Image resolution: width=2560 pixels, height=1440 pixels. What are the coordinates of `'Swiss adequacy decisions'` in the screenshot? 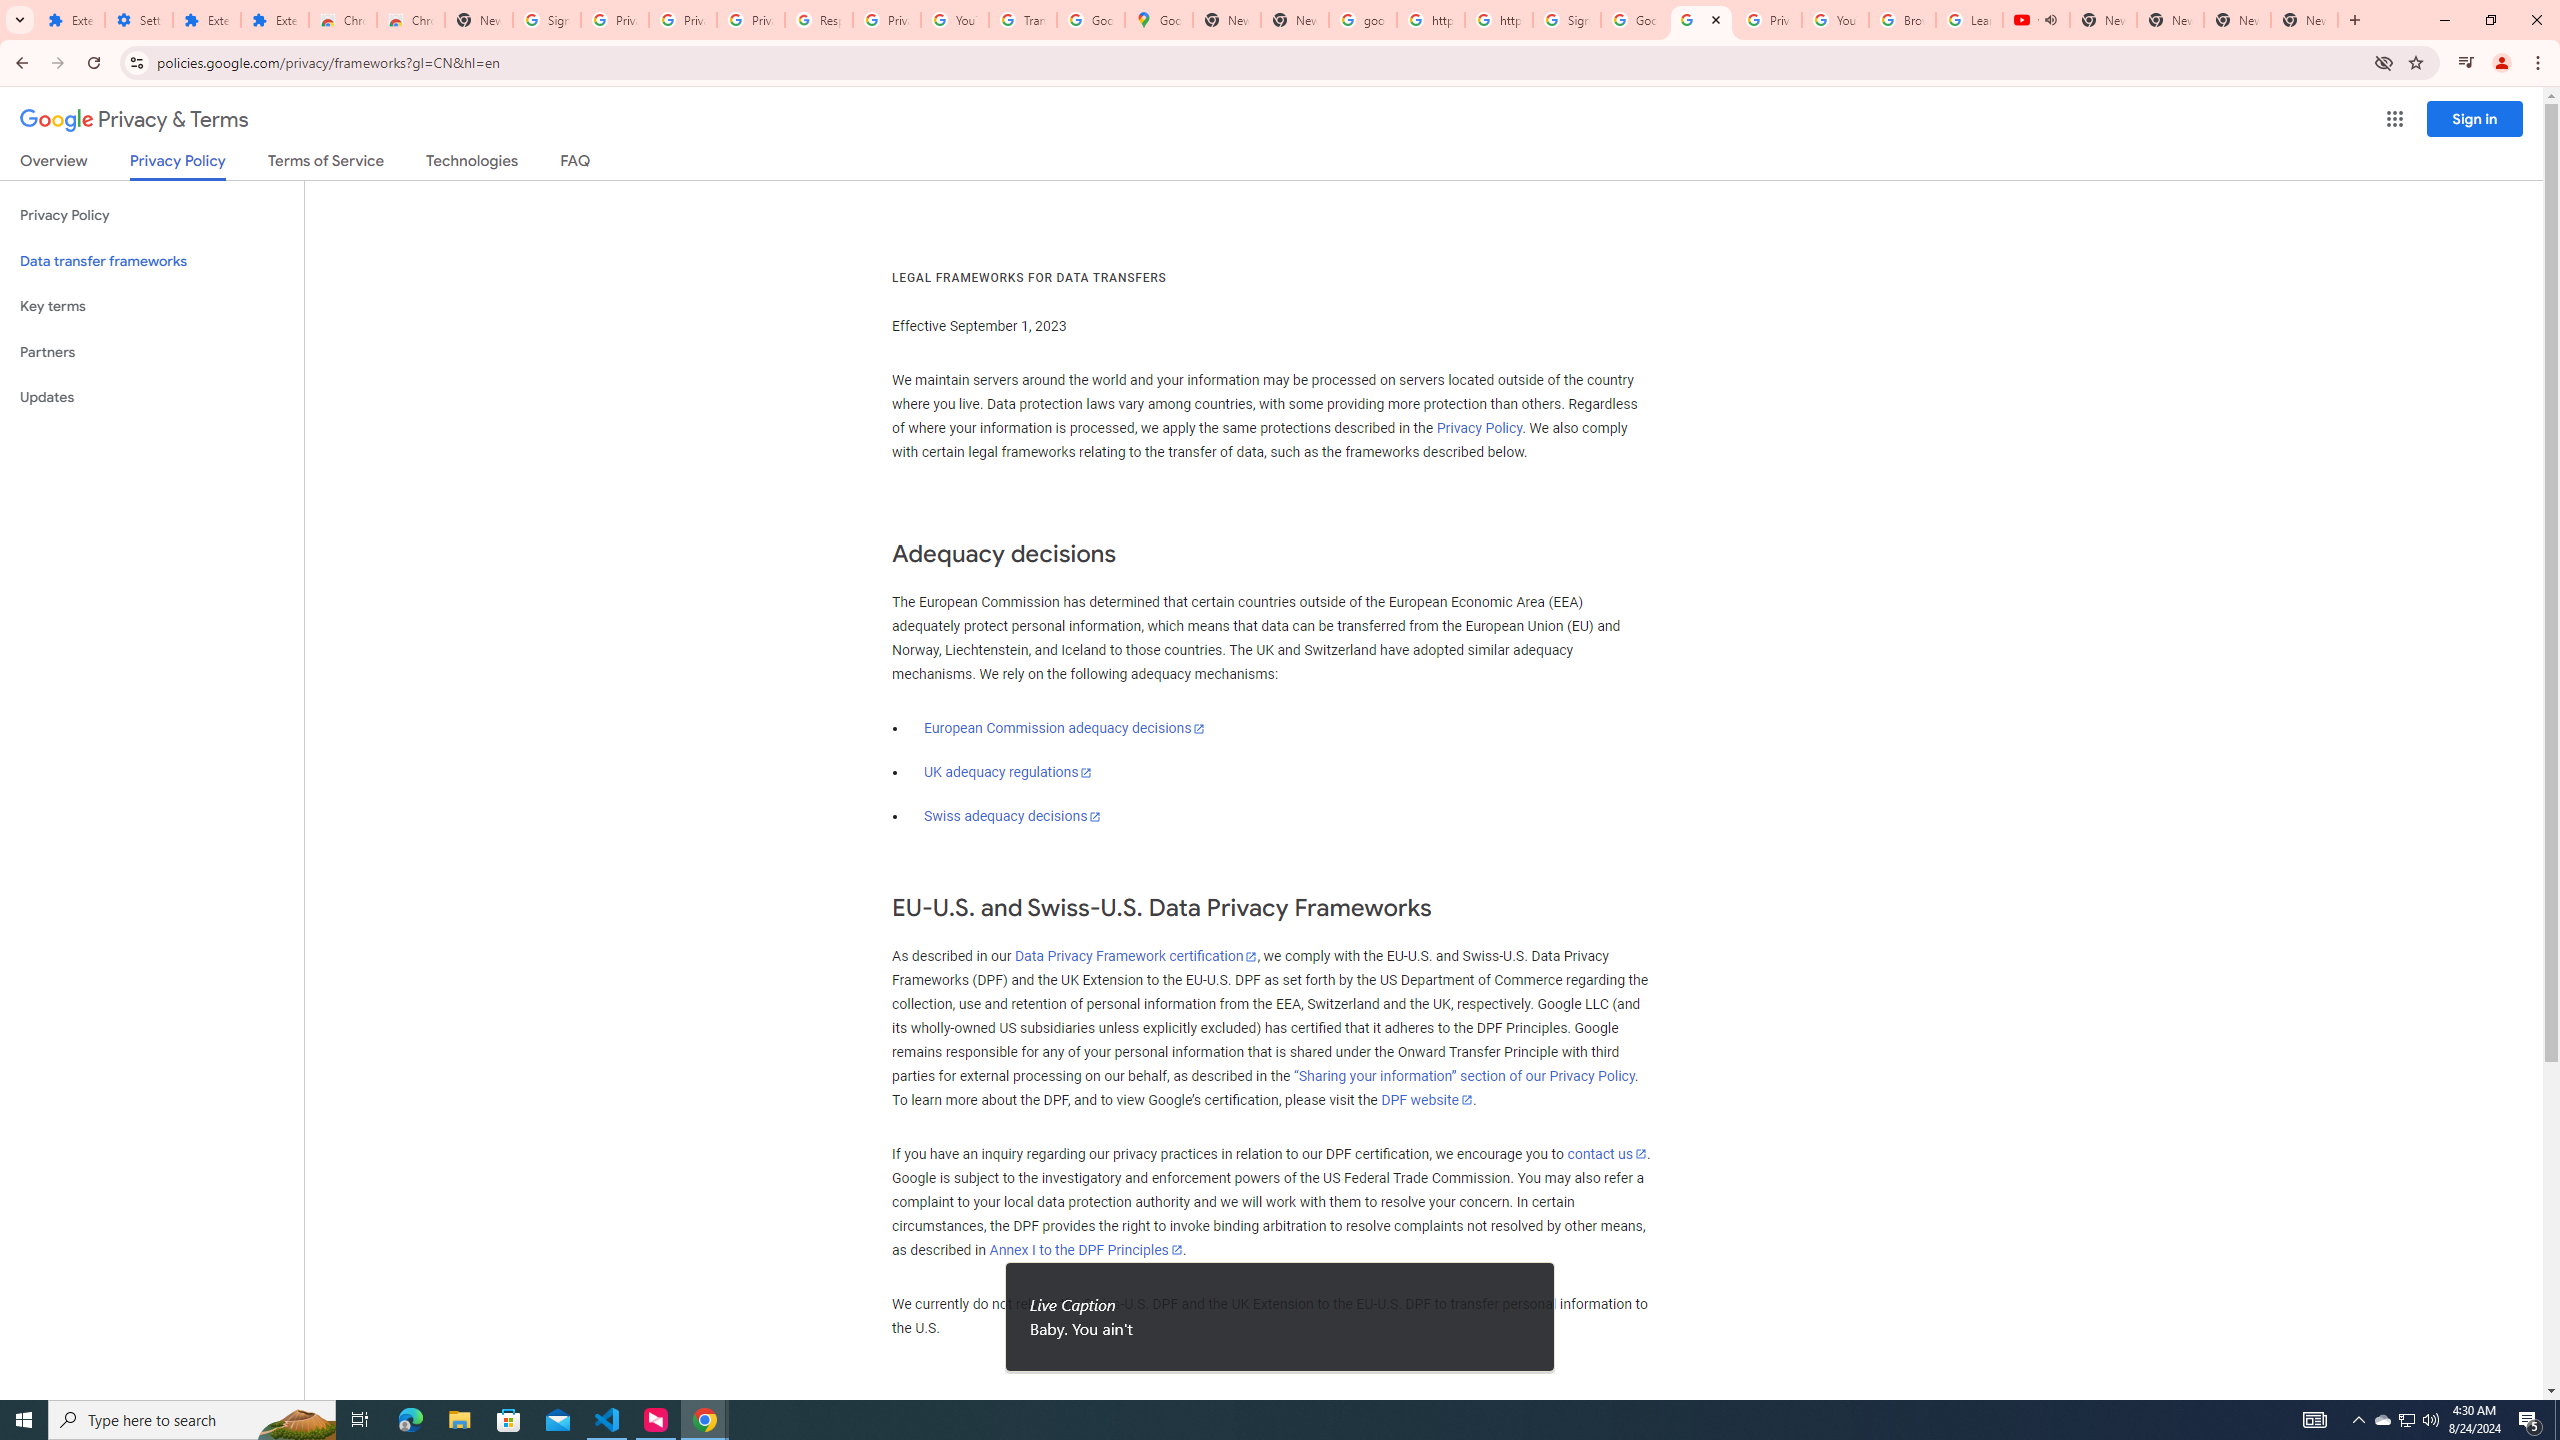 It's located at (1011, 816).